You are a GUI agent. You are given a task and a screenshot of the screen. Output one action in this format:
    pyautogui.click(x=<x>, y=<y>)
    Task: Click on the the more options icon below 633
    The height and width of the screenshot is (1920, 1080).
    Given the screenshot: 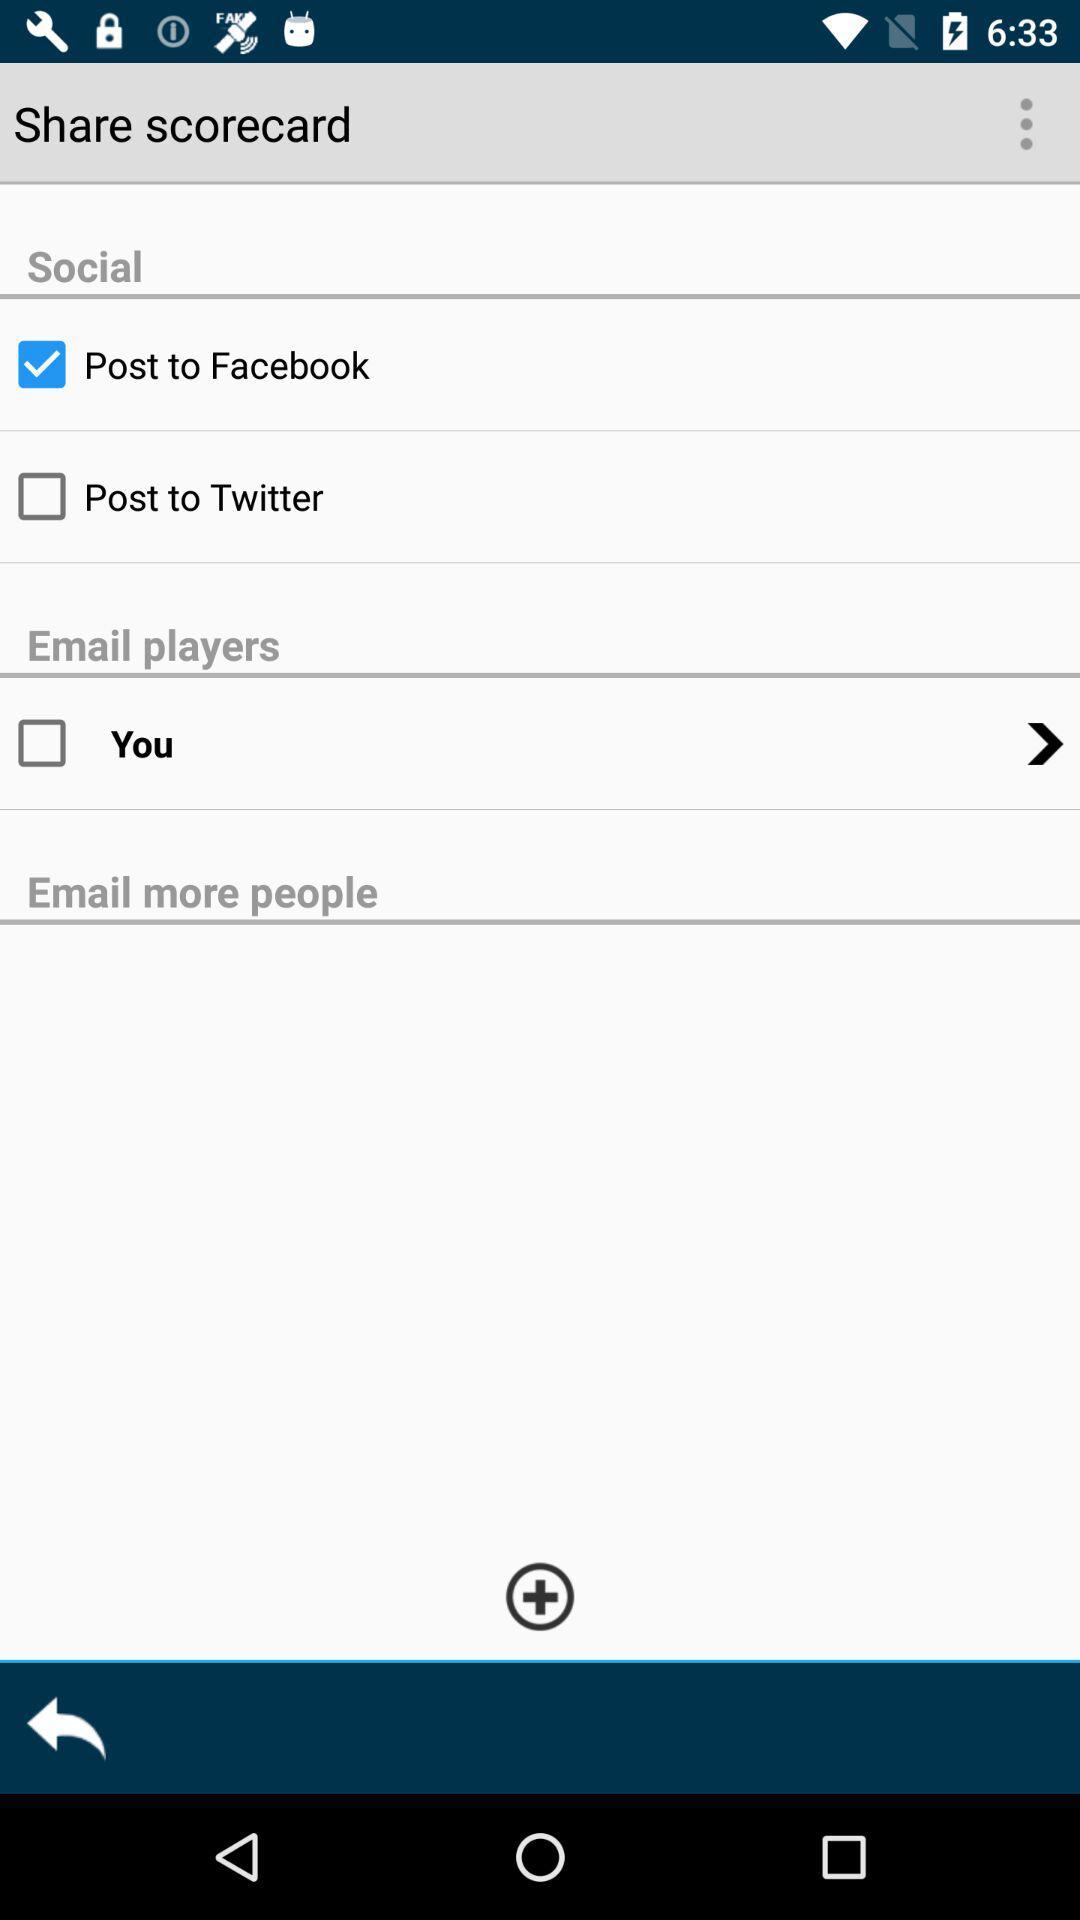 What is the action you would take?
    pyautogui.click(x=1024, y=121)
    